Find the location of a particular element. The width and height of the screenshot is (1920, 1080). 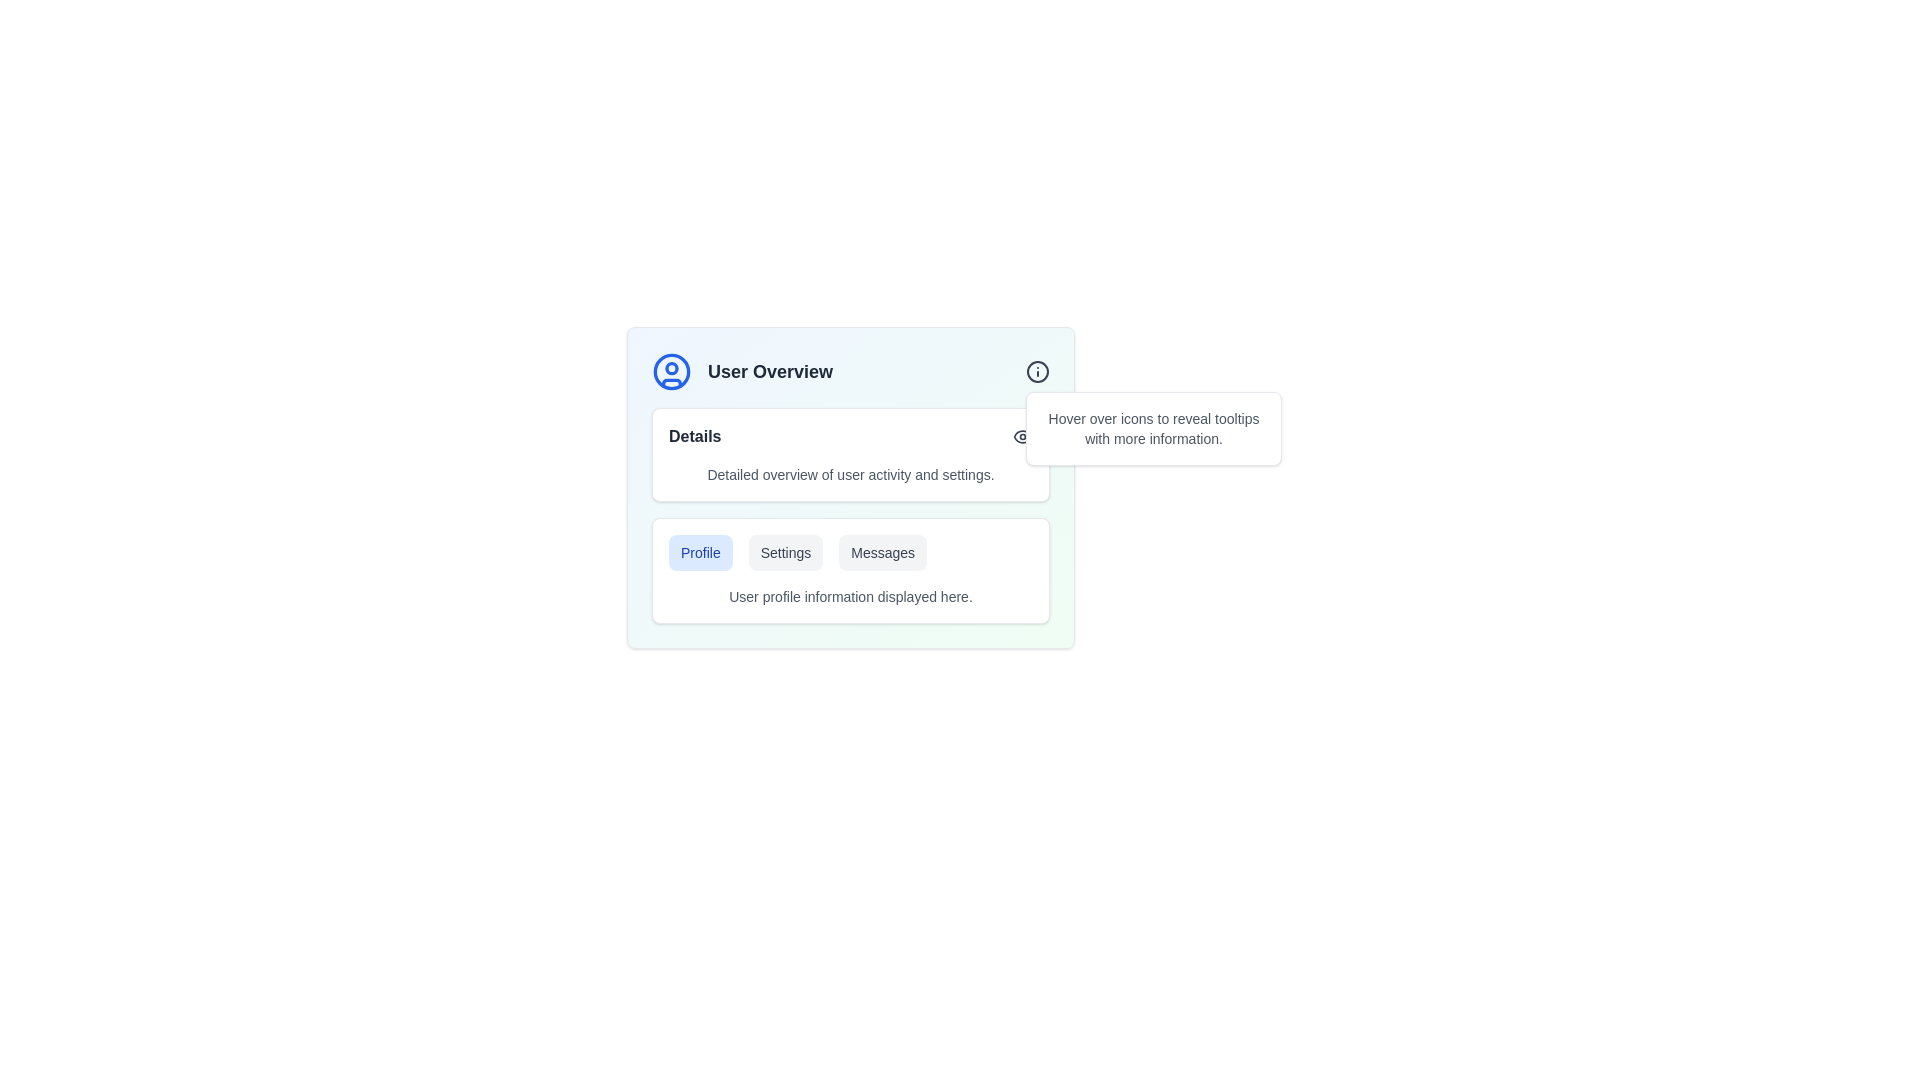

descriptive header text indicating that the content below pertains to an overview of user-related information, located at the top-left area of the card component, aligned to the right of the circular user icon is located at coordinates (769, 371).